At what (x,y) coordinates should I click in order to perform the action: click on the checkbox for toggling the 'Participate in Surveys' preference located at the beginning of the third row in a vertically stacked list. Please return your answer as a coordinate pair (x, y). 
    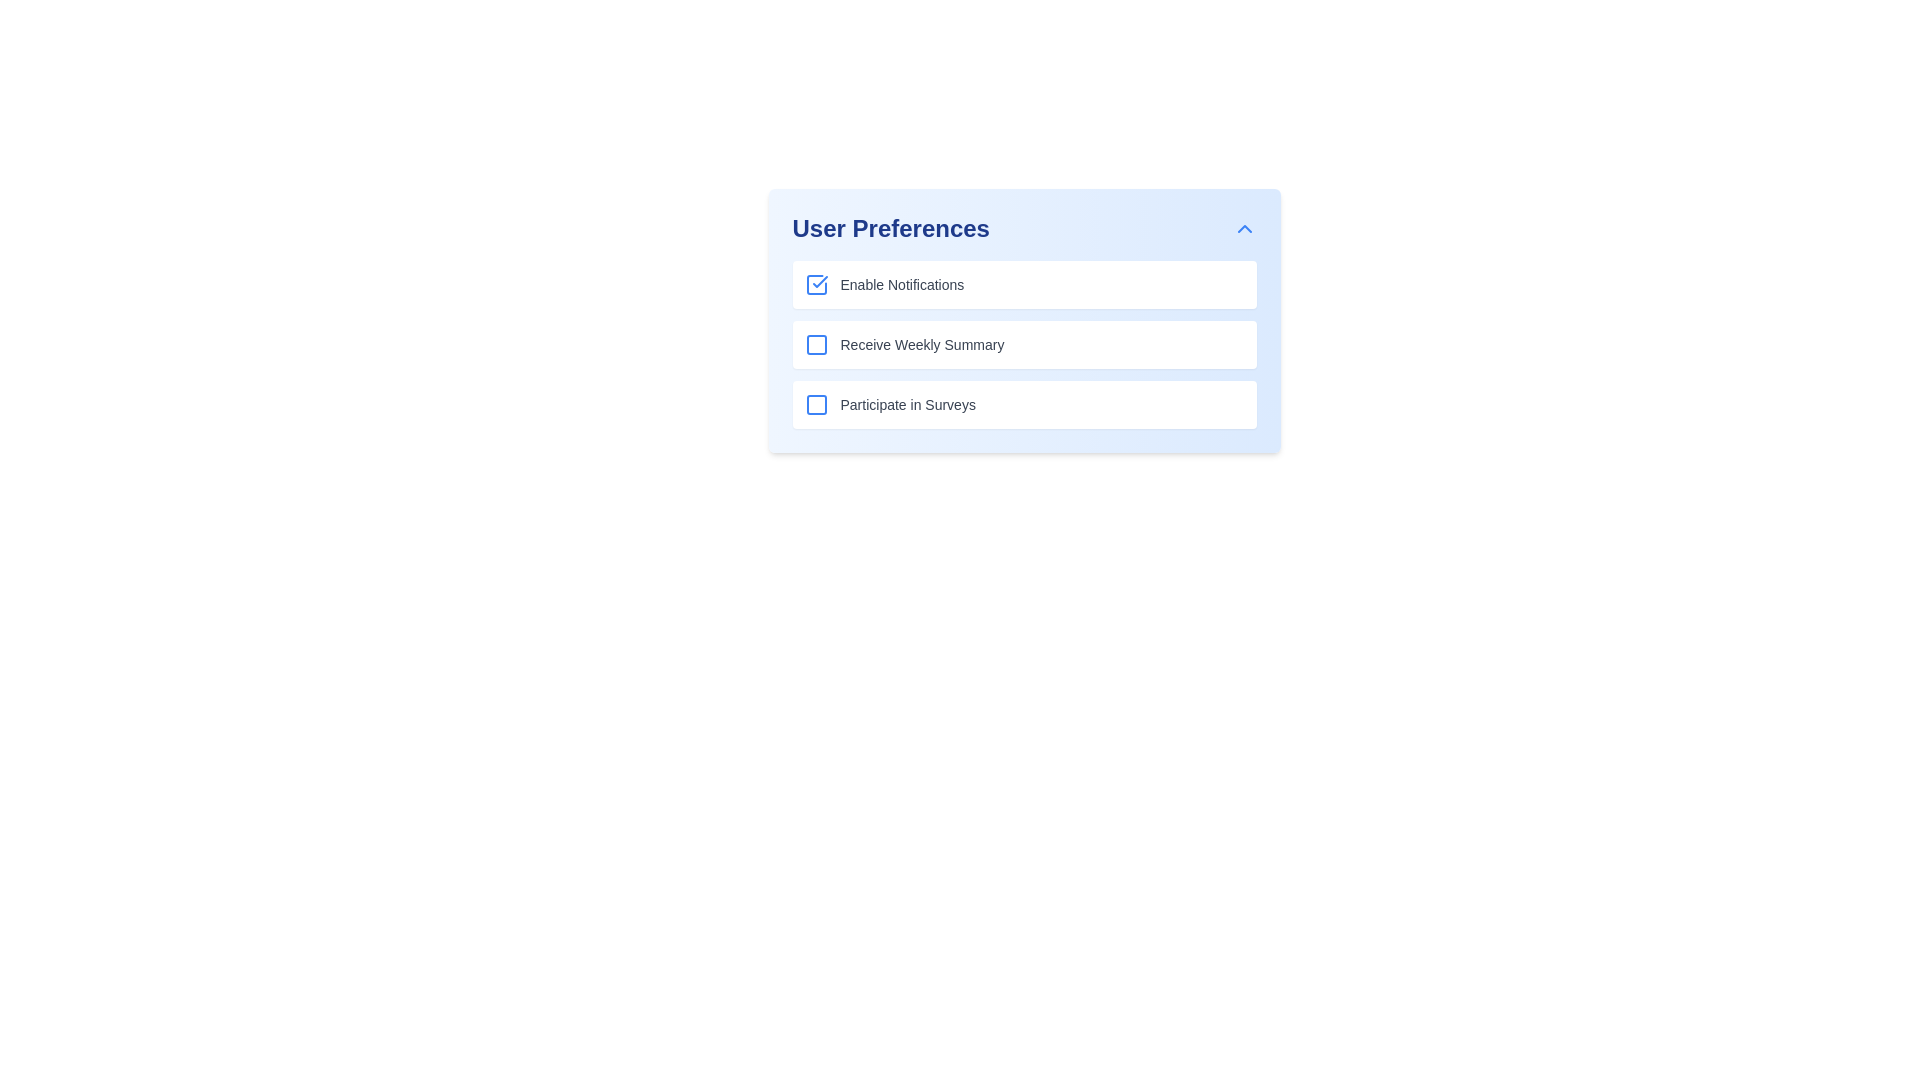
    Looking at the image, I should click on (816, 405).